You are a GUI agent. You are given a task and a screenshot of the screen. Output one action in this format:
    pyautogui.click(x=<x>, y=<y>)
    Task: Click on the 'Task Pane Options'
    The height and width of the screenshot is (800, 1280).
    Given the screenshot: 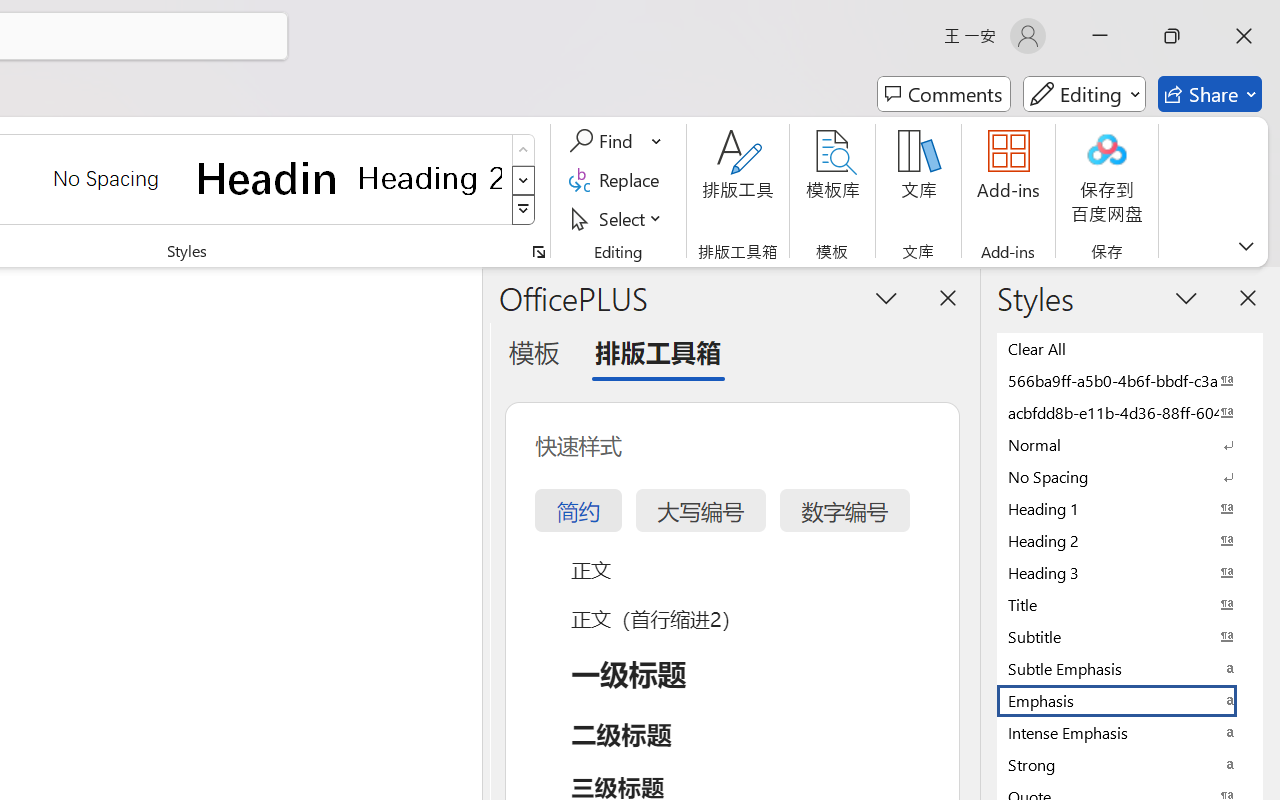 What is the action you would take?
    pyautogui.click(x=886, y=297)
    